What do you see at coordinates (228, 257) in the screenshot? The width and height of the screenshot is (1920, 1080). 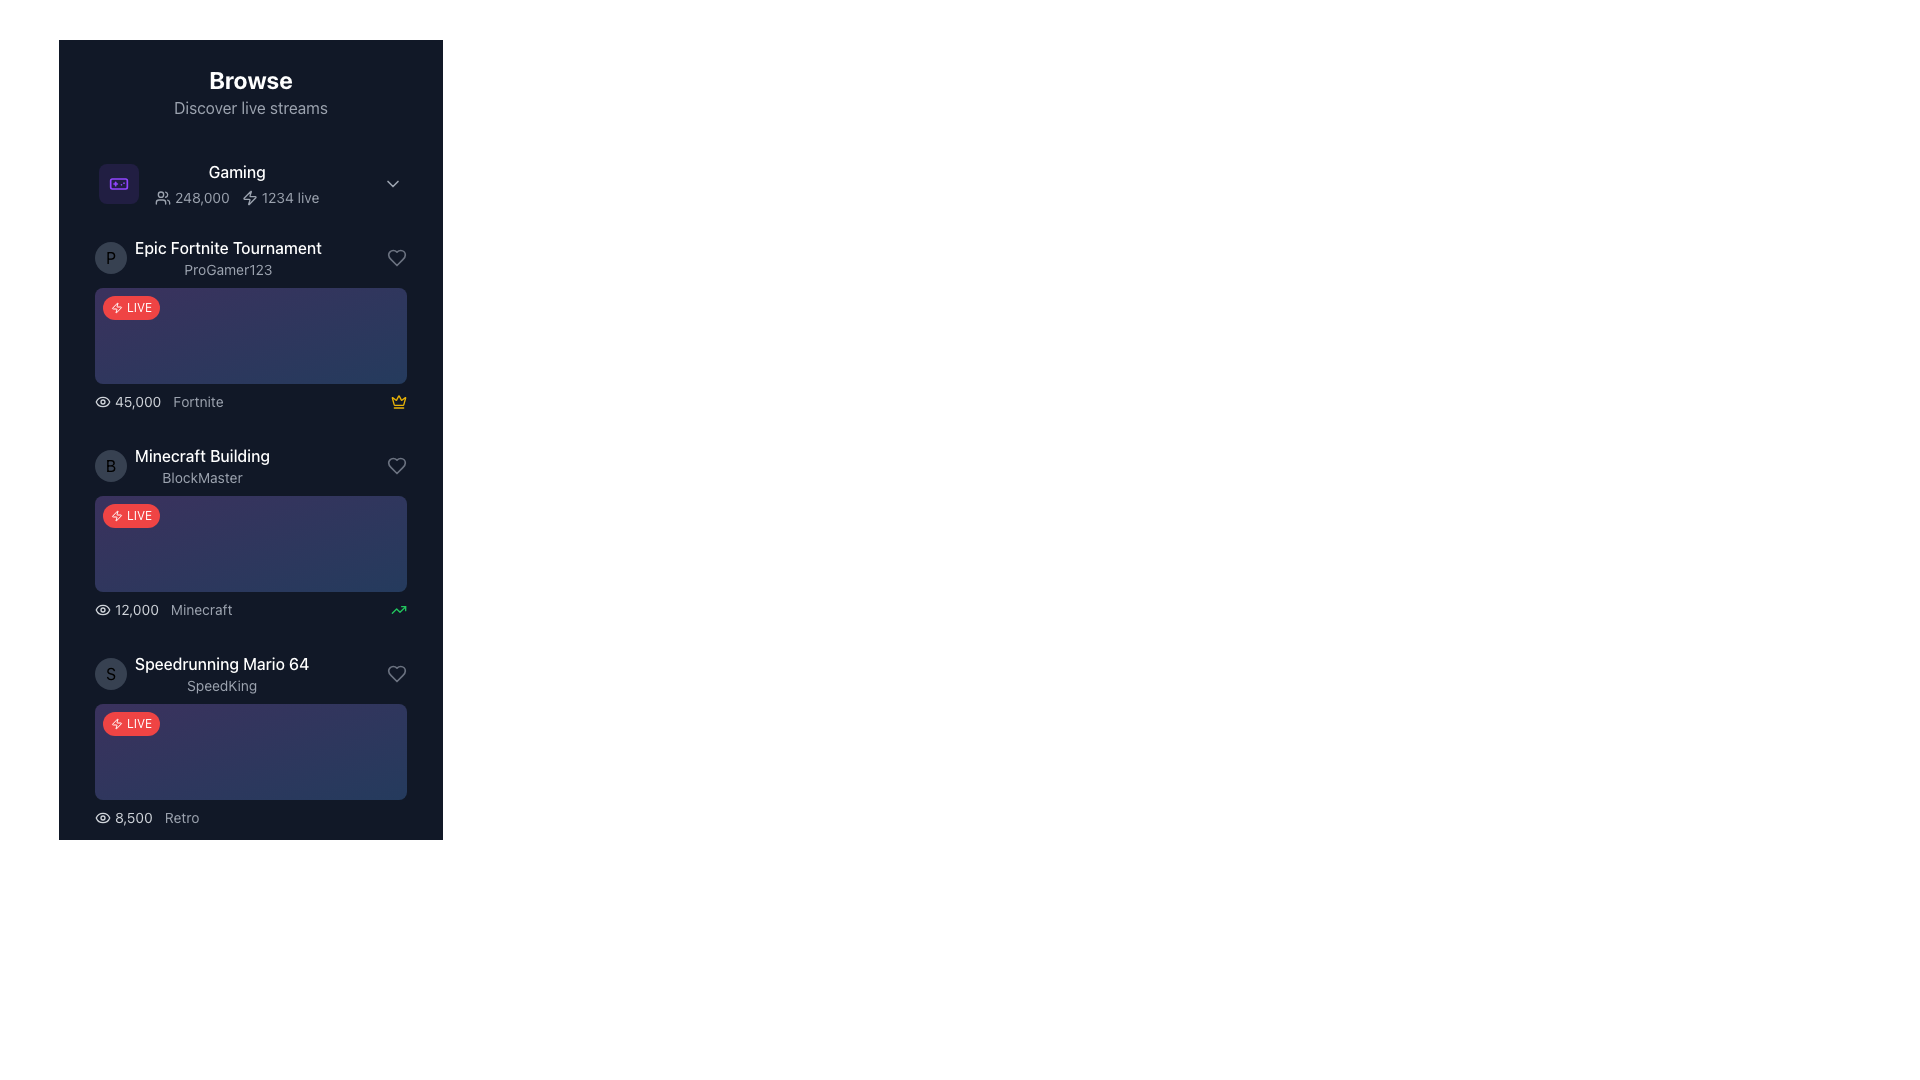 I see `the text block displaying the title of the streaming session and the username of the streamer, positioned below the 'Gaming' title and the avatar icon labeled 'P', and above the red badge labeled 'LIVE'` at bounding box center [228, 257].